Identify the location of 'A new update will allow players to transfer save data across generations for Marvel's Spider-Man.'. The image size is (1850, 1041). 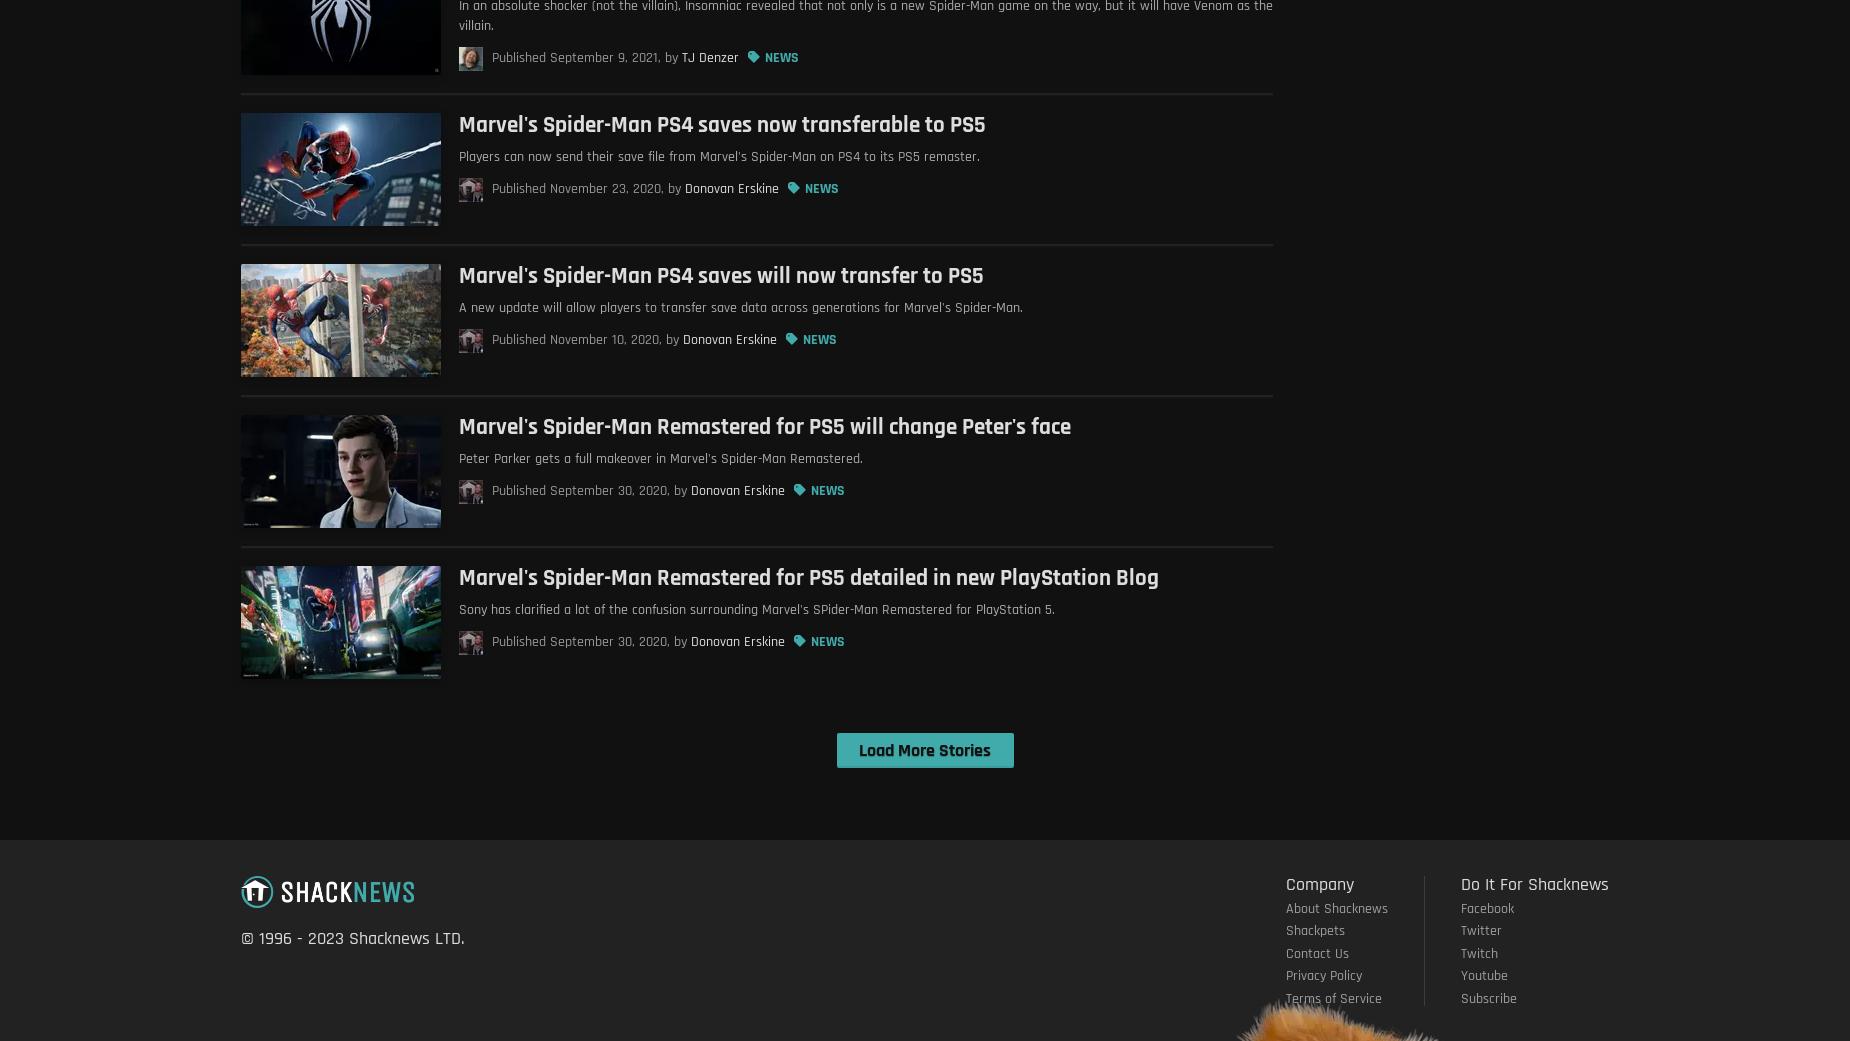
(740, 305).